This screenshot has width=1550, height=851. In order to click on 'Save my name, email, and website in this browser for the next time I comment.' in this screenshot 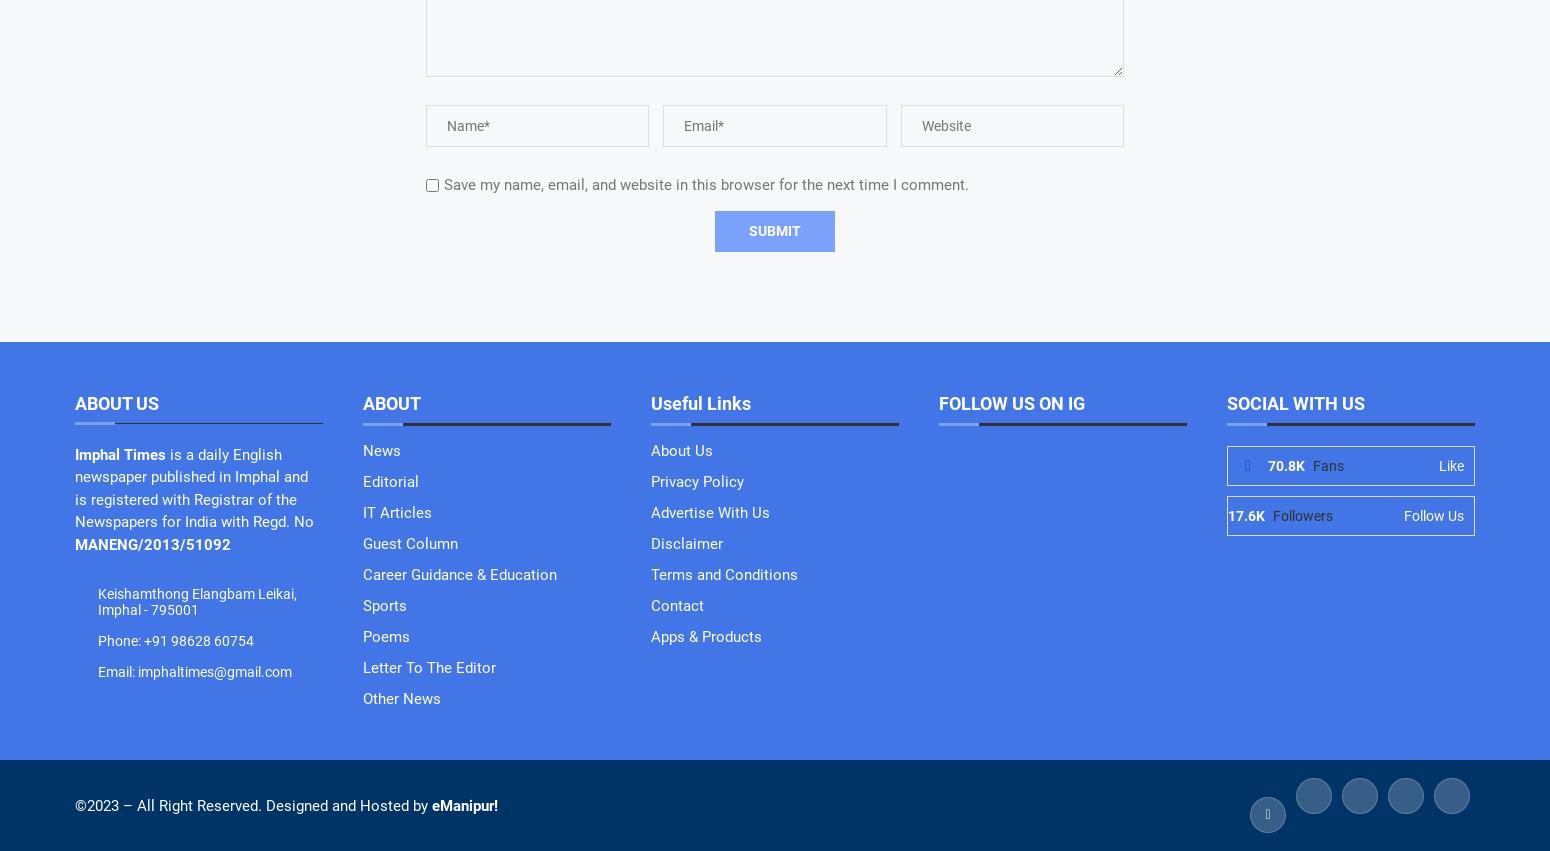, I will do `click(706, 182)`.